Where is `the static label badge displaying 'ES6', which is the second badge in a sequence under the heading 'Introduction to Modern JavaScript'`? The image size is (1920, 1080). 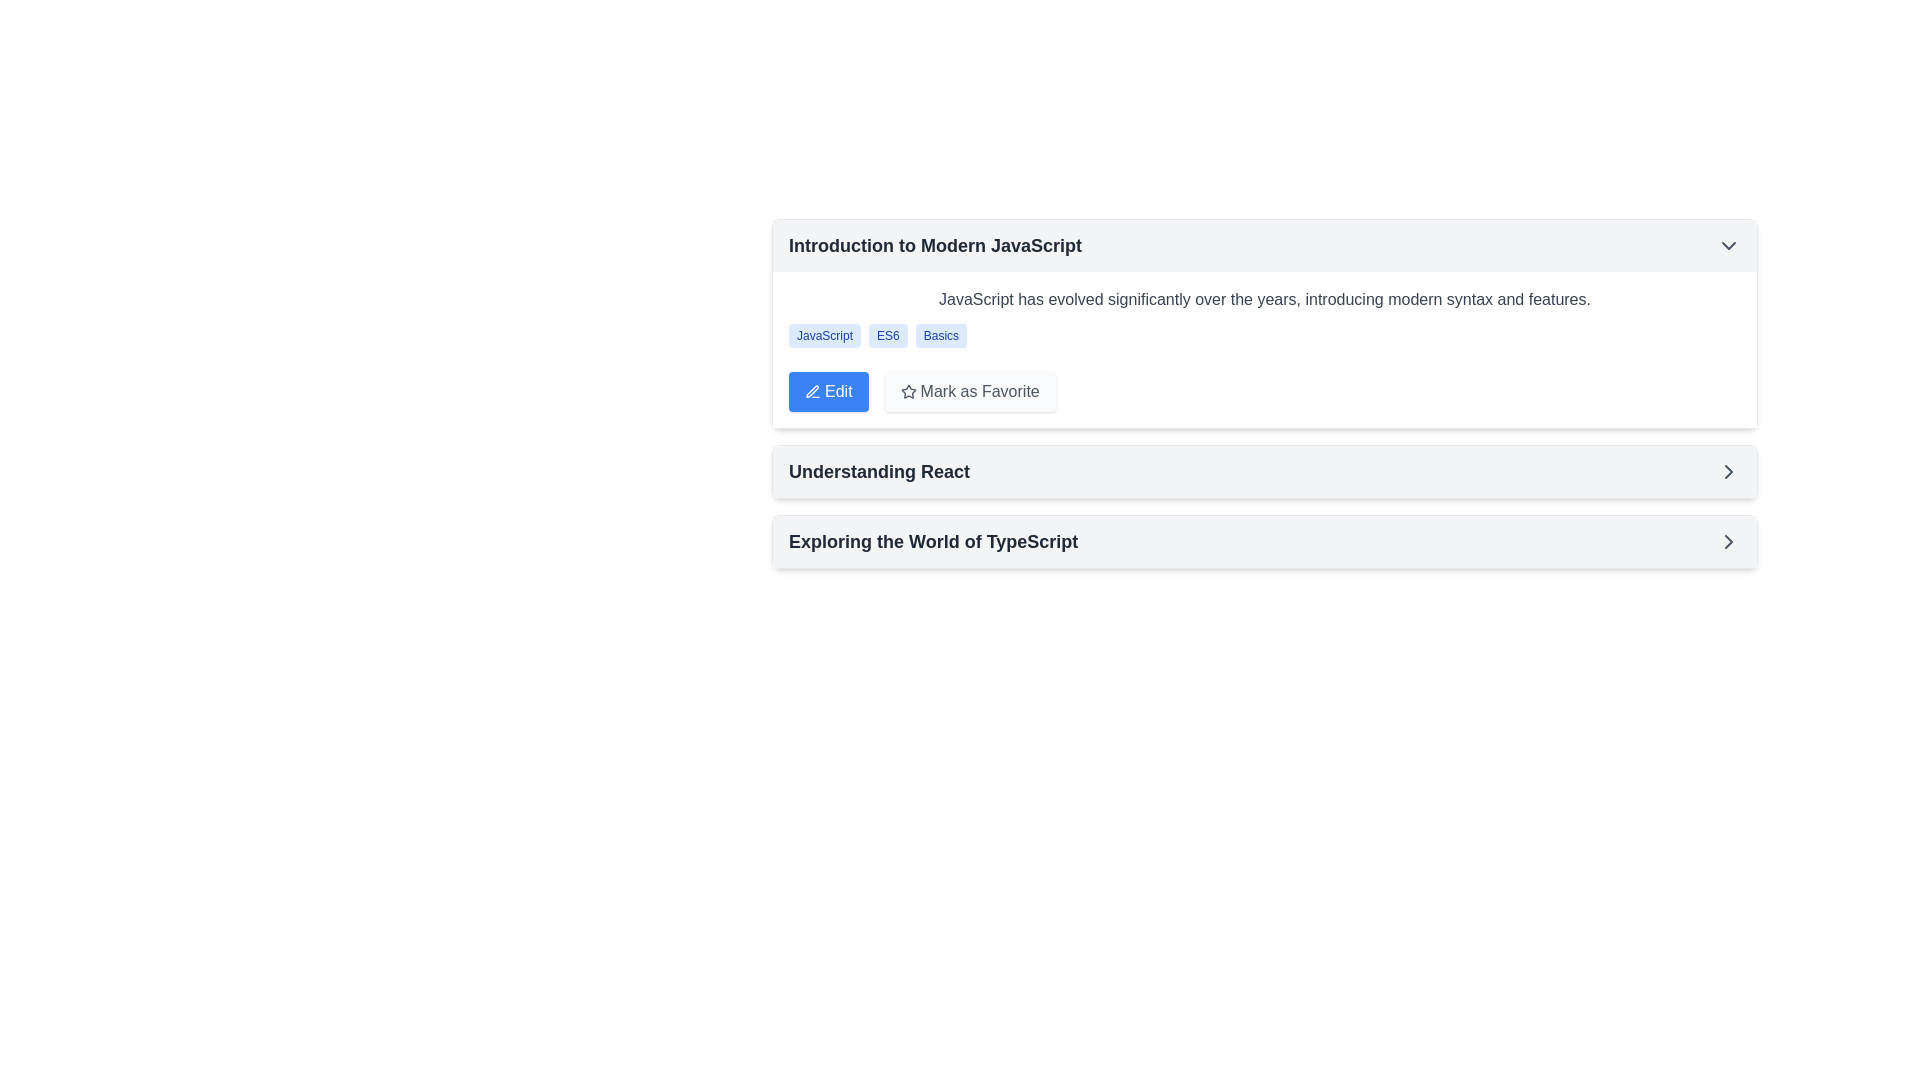
the static label badge displaying 'ES6', which is the second badge in a sequence under the heading 'Introduction to Modern JavaScript' is located at coordinates (887, 334).